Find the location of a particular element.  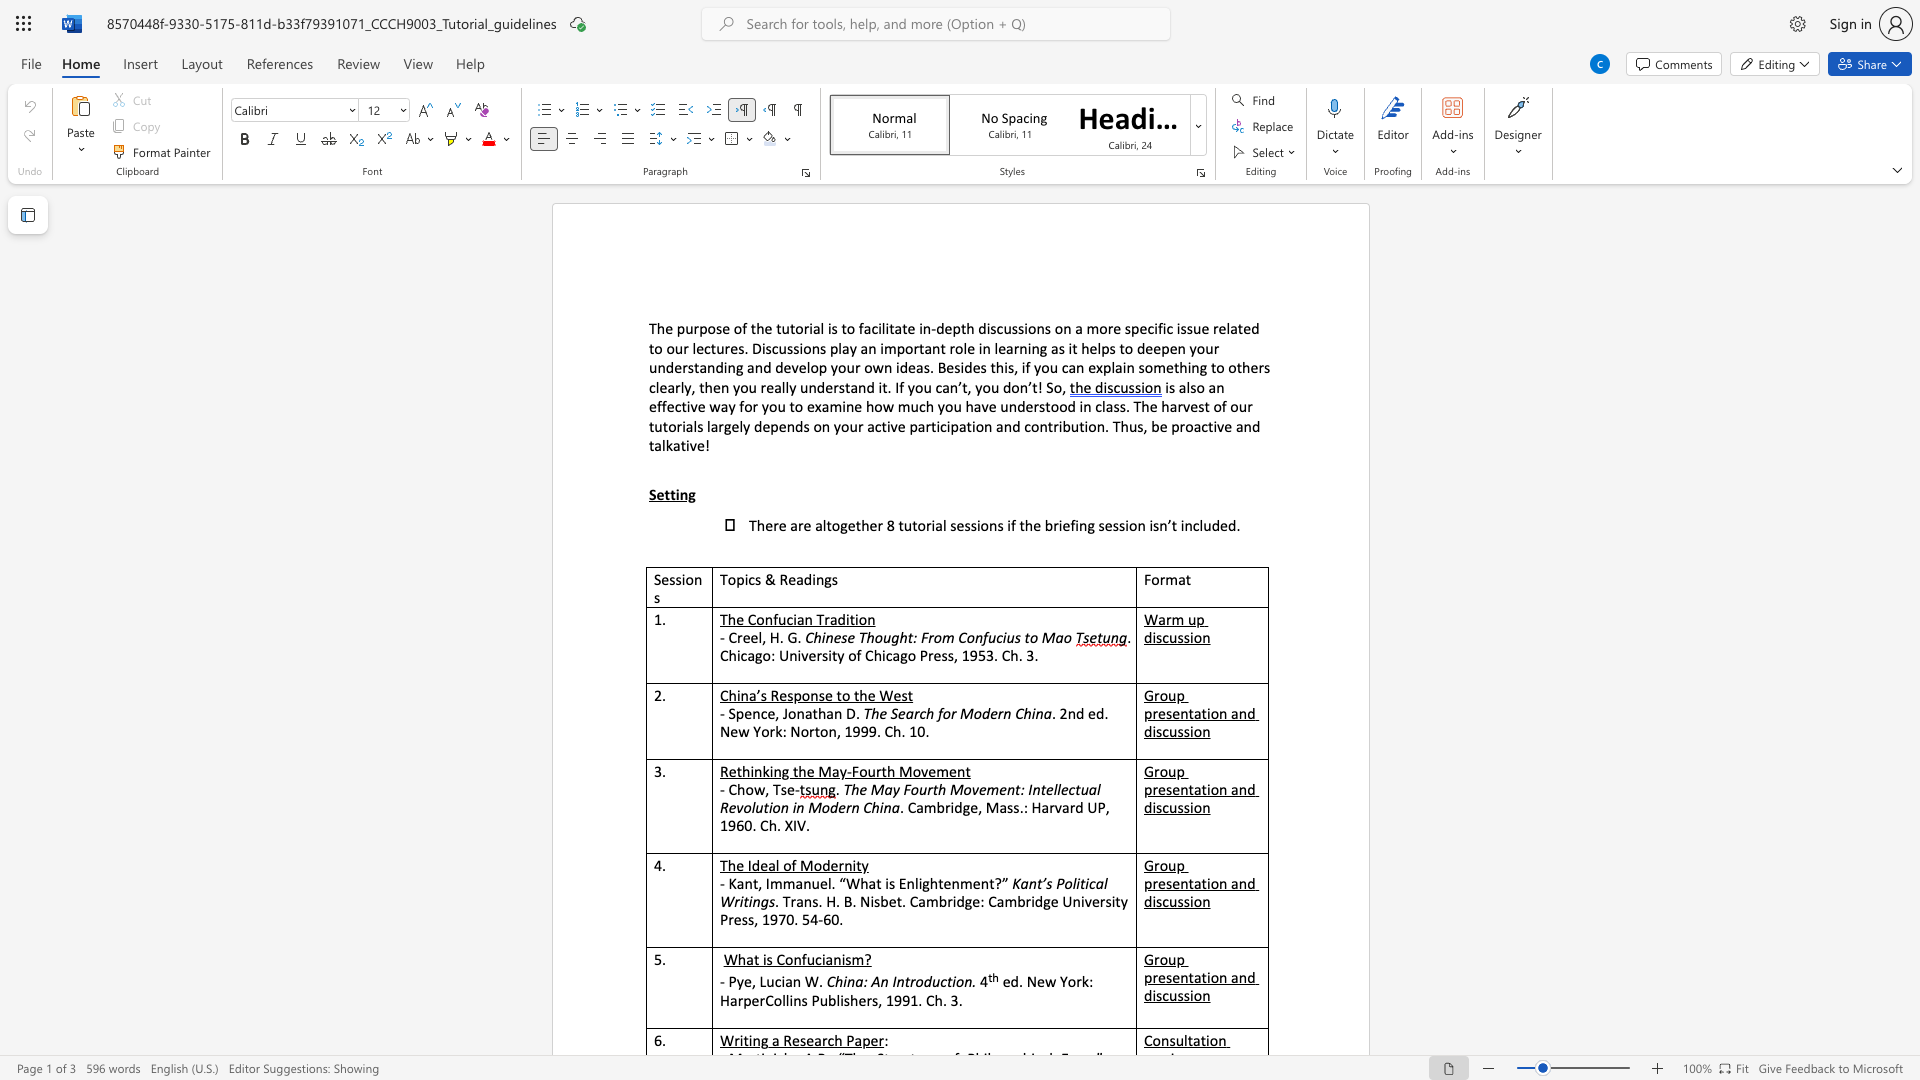

the subset text "0. Ch. XIV." within the text ". Cambridge, Mass.: Harvard UP, 1960. Ch. XIV." is located at coordinates (743, 825).